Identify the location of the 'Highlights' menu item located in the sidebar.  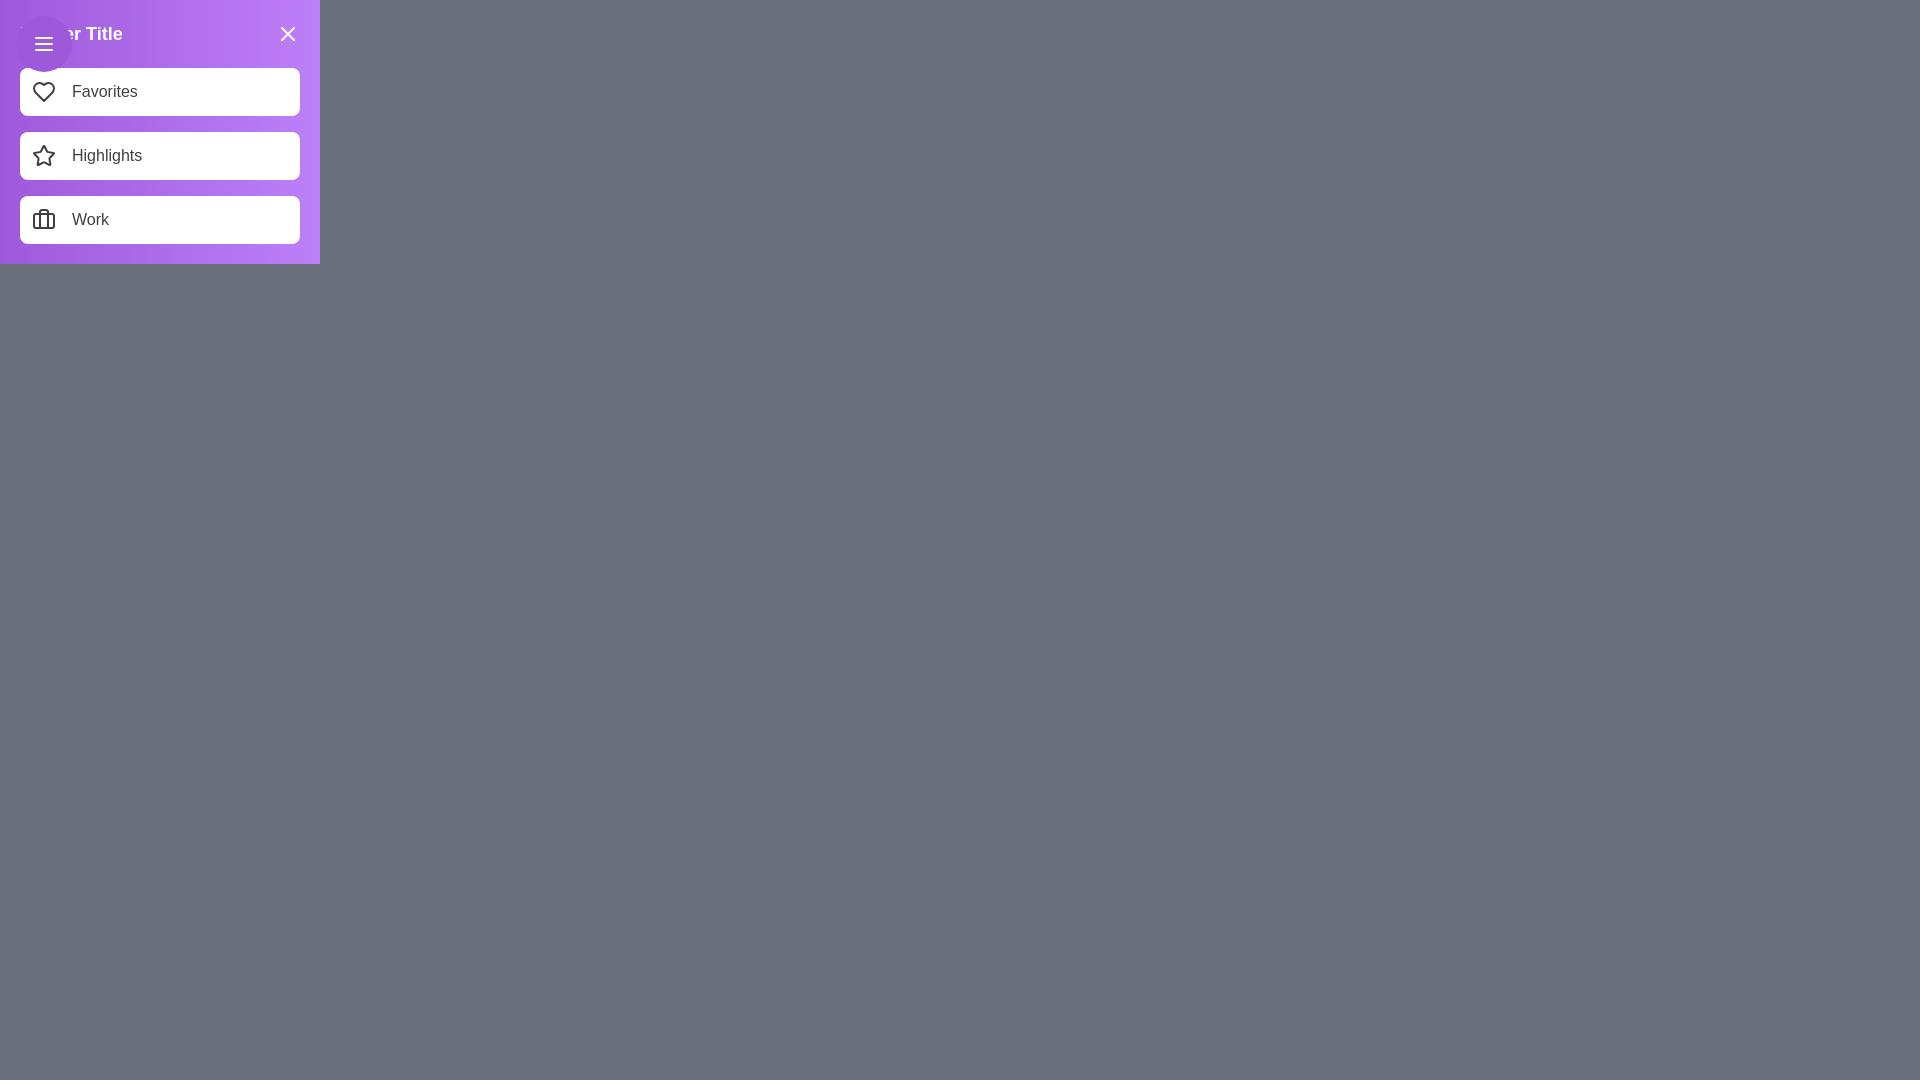
(158, 154).